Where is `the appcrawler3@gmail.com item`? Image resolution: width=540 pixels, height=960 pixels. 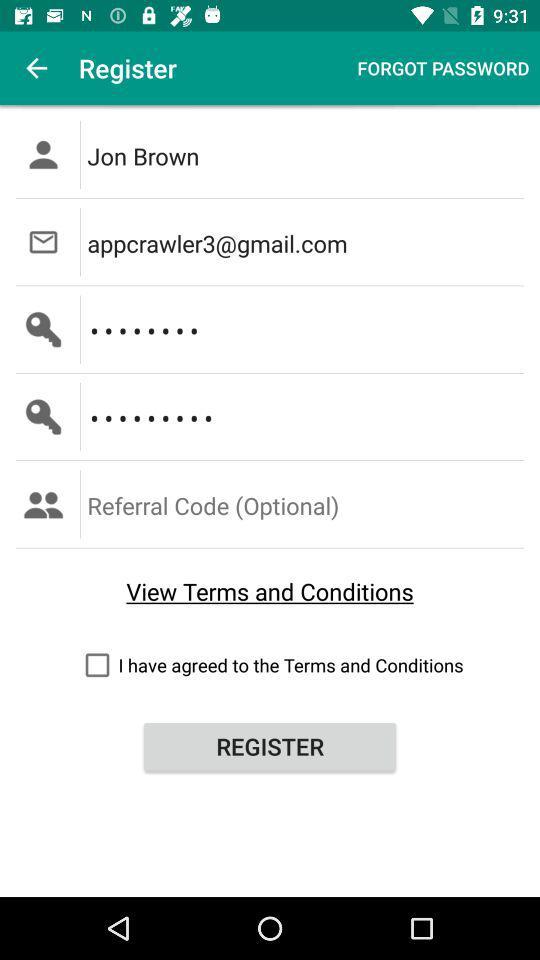
the appcrawler3@gmail.com item is located at coordinates (307, 241).